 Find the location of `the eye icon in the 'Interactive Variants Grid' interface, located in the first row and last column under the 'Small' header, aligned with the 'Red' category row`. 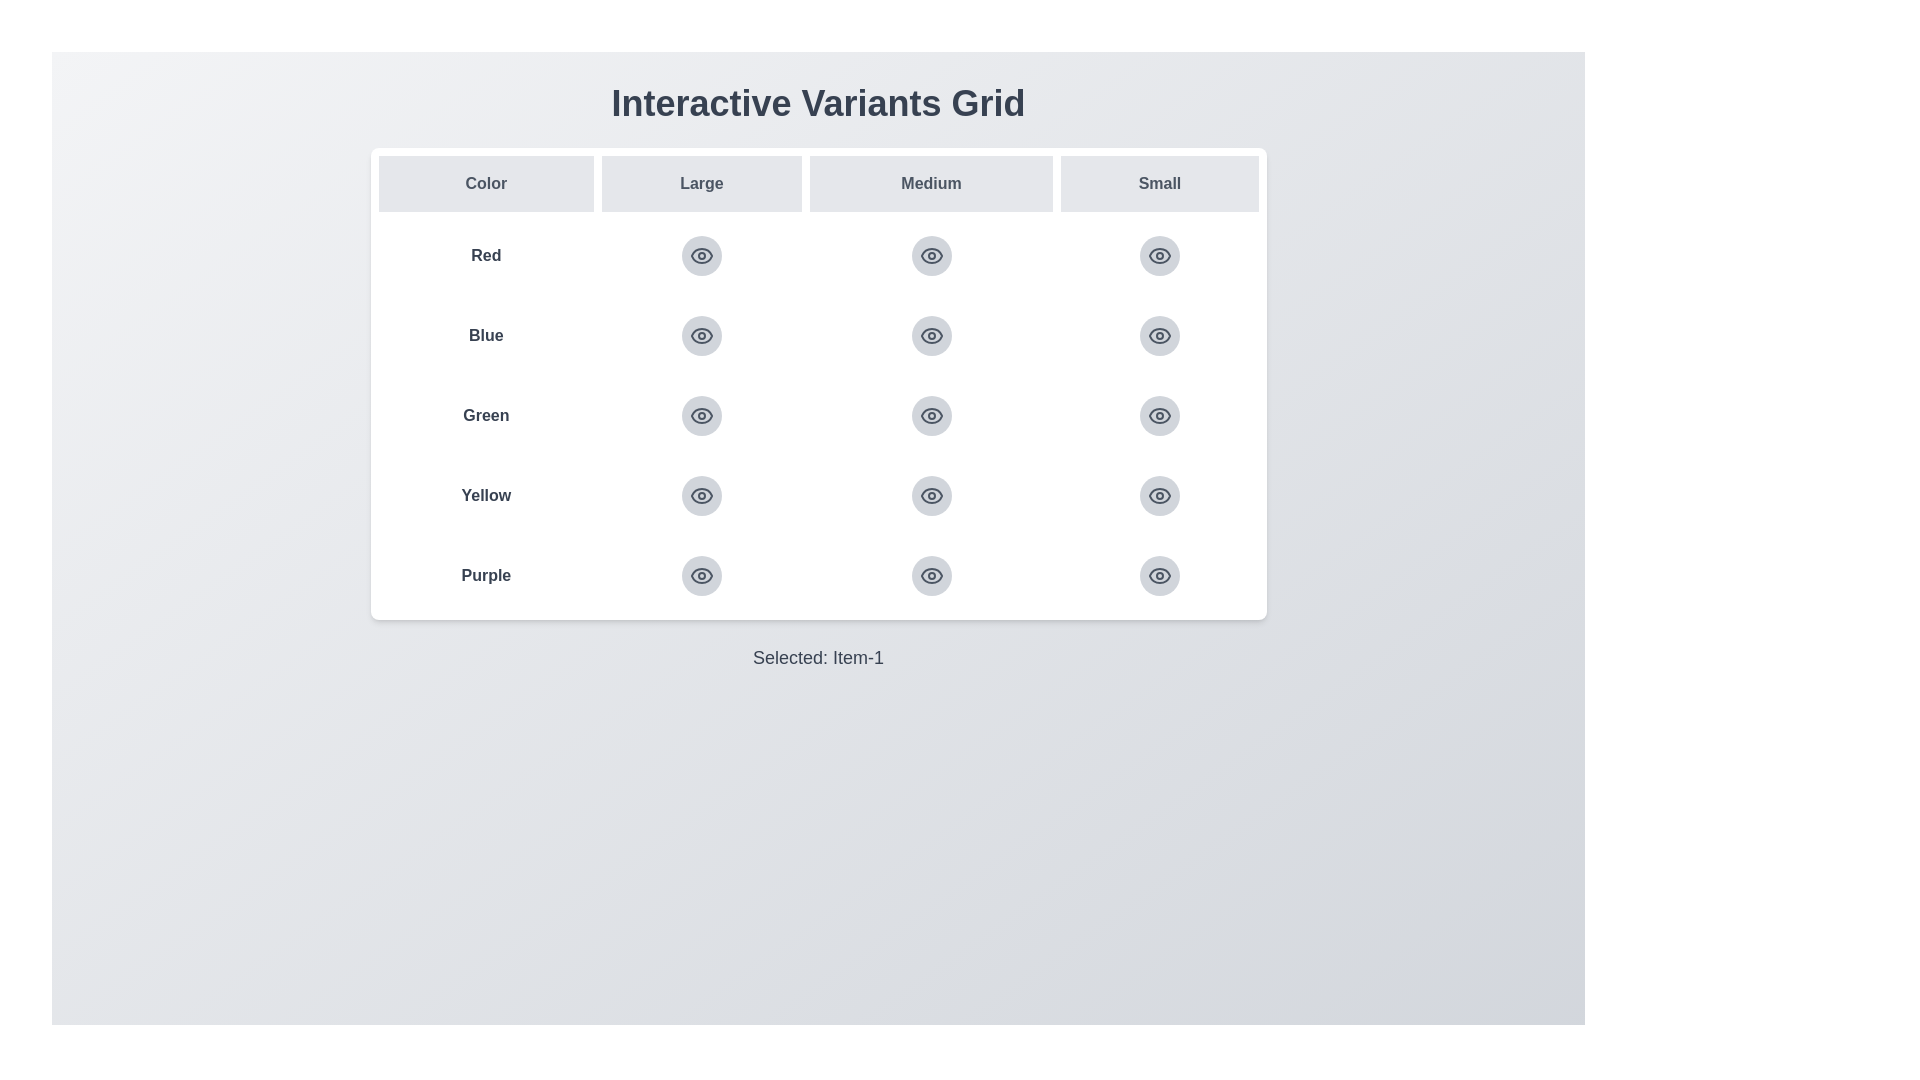

the eye icon in the 'Interactive Variants Grid' interface, located in the first row and last column under the 'Small' header, aligned with the 'Red' category row is located at coordinates (1160, 254).